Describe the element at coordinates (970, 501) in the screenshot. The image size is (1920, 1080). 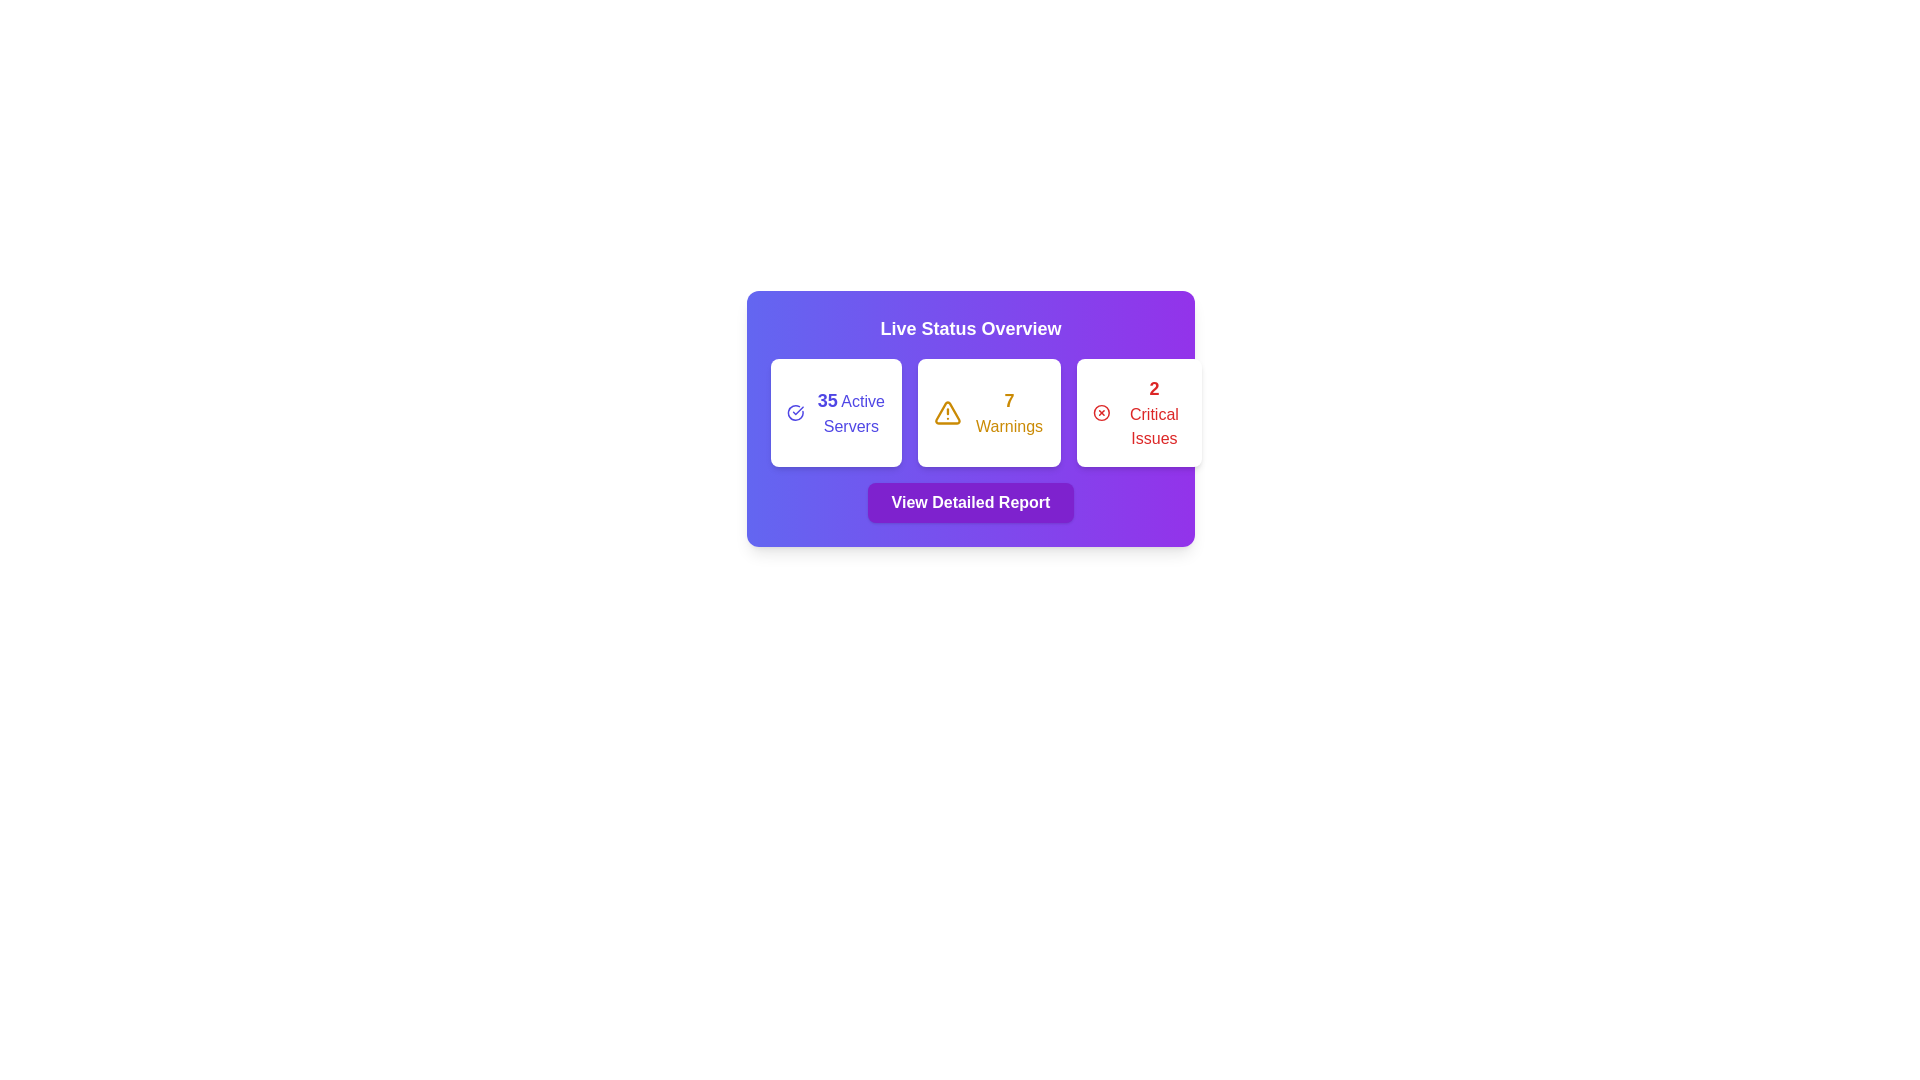
I see `the button located at the bottom of the 'Live Status Overview' section to potentially display a tooltip or highlight effect` at that location.